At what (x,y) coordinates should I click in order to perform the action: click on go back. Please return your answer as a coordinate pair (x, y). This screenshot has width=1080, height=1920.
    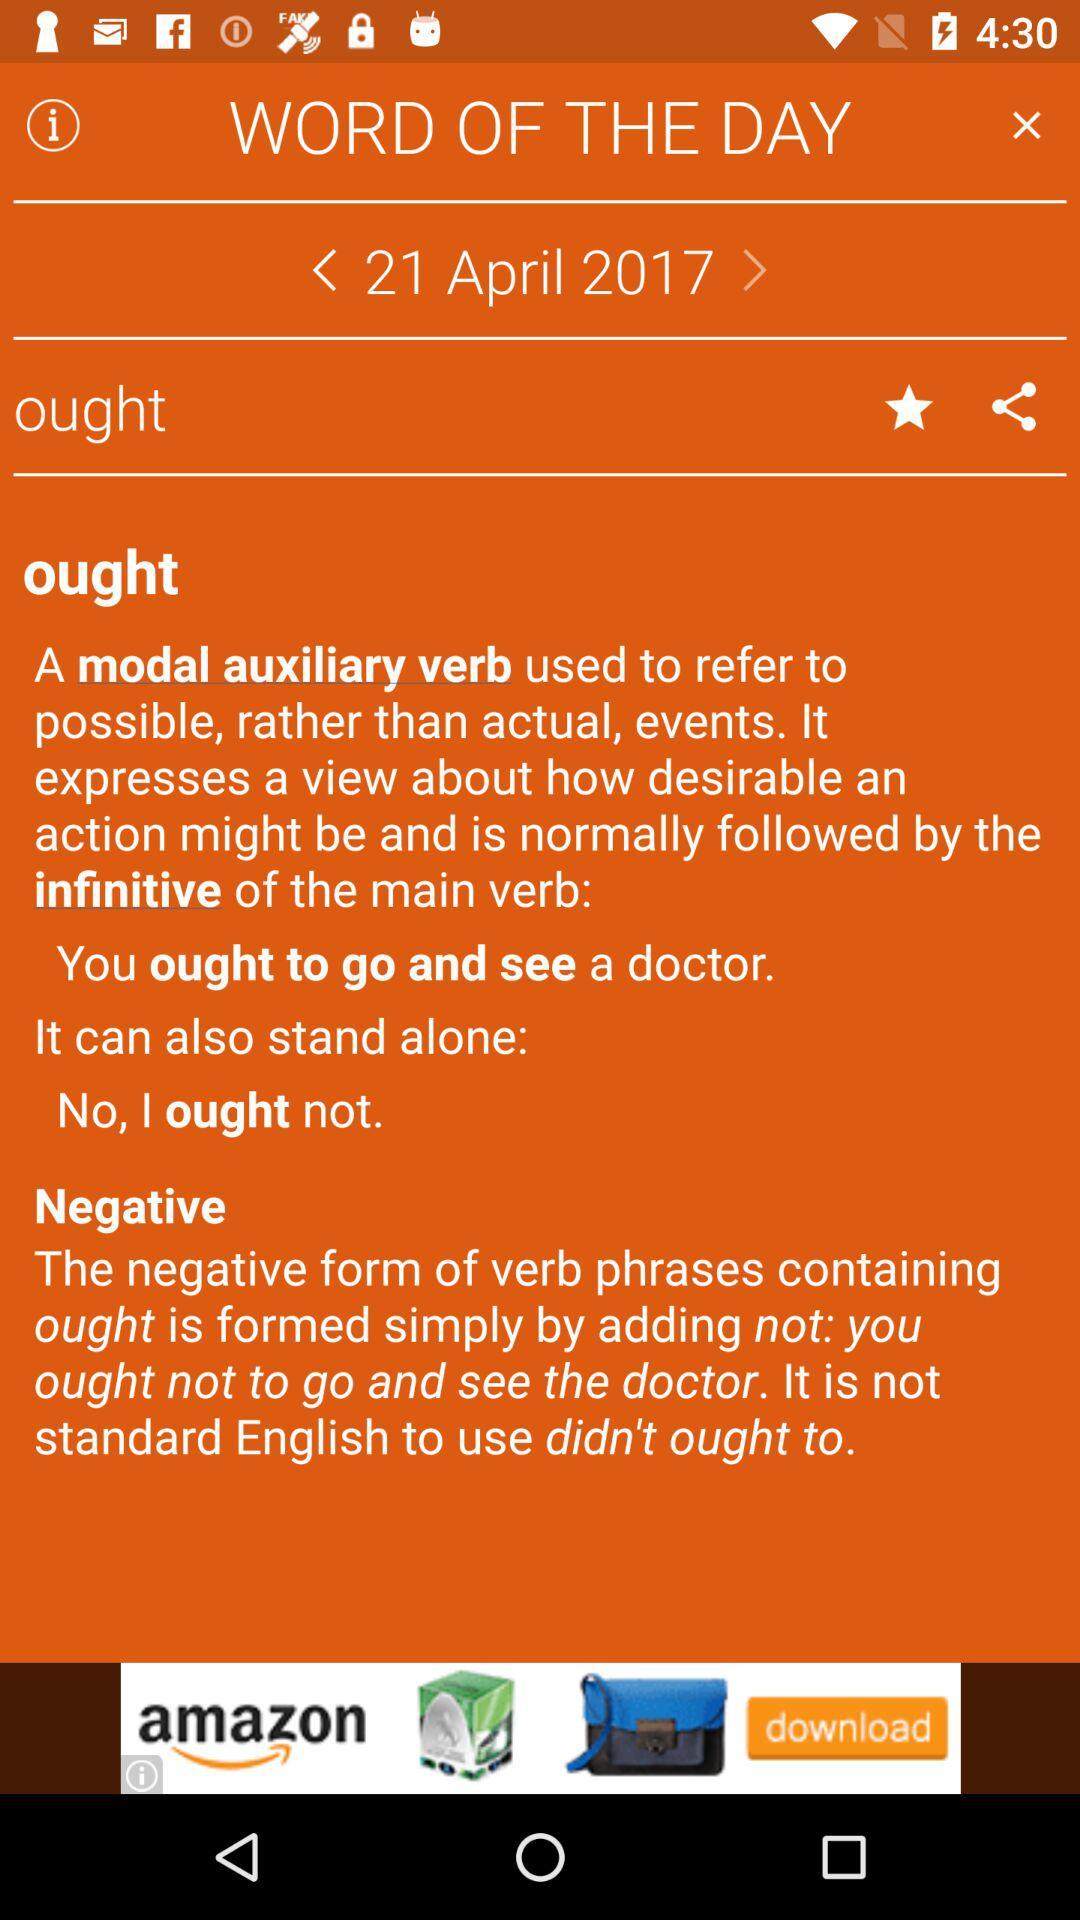
    Looking at the image, I should click on (323, 268).